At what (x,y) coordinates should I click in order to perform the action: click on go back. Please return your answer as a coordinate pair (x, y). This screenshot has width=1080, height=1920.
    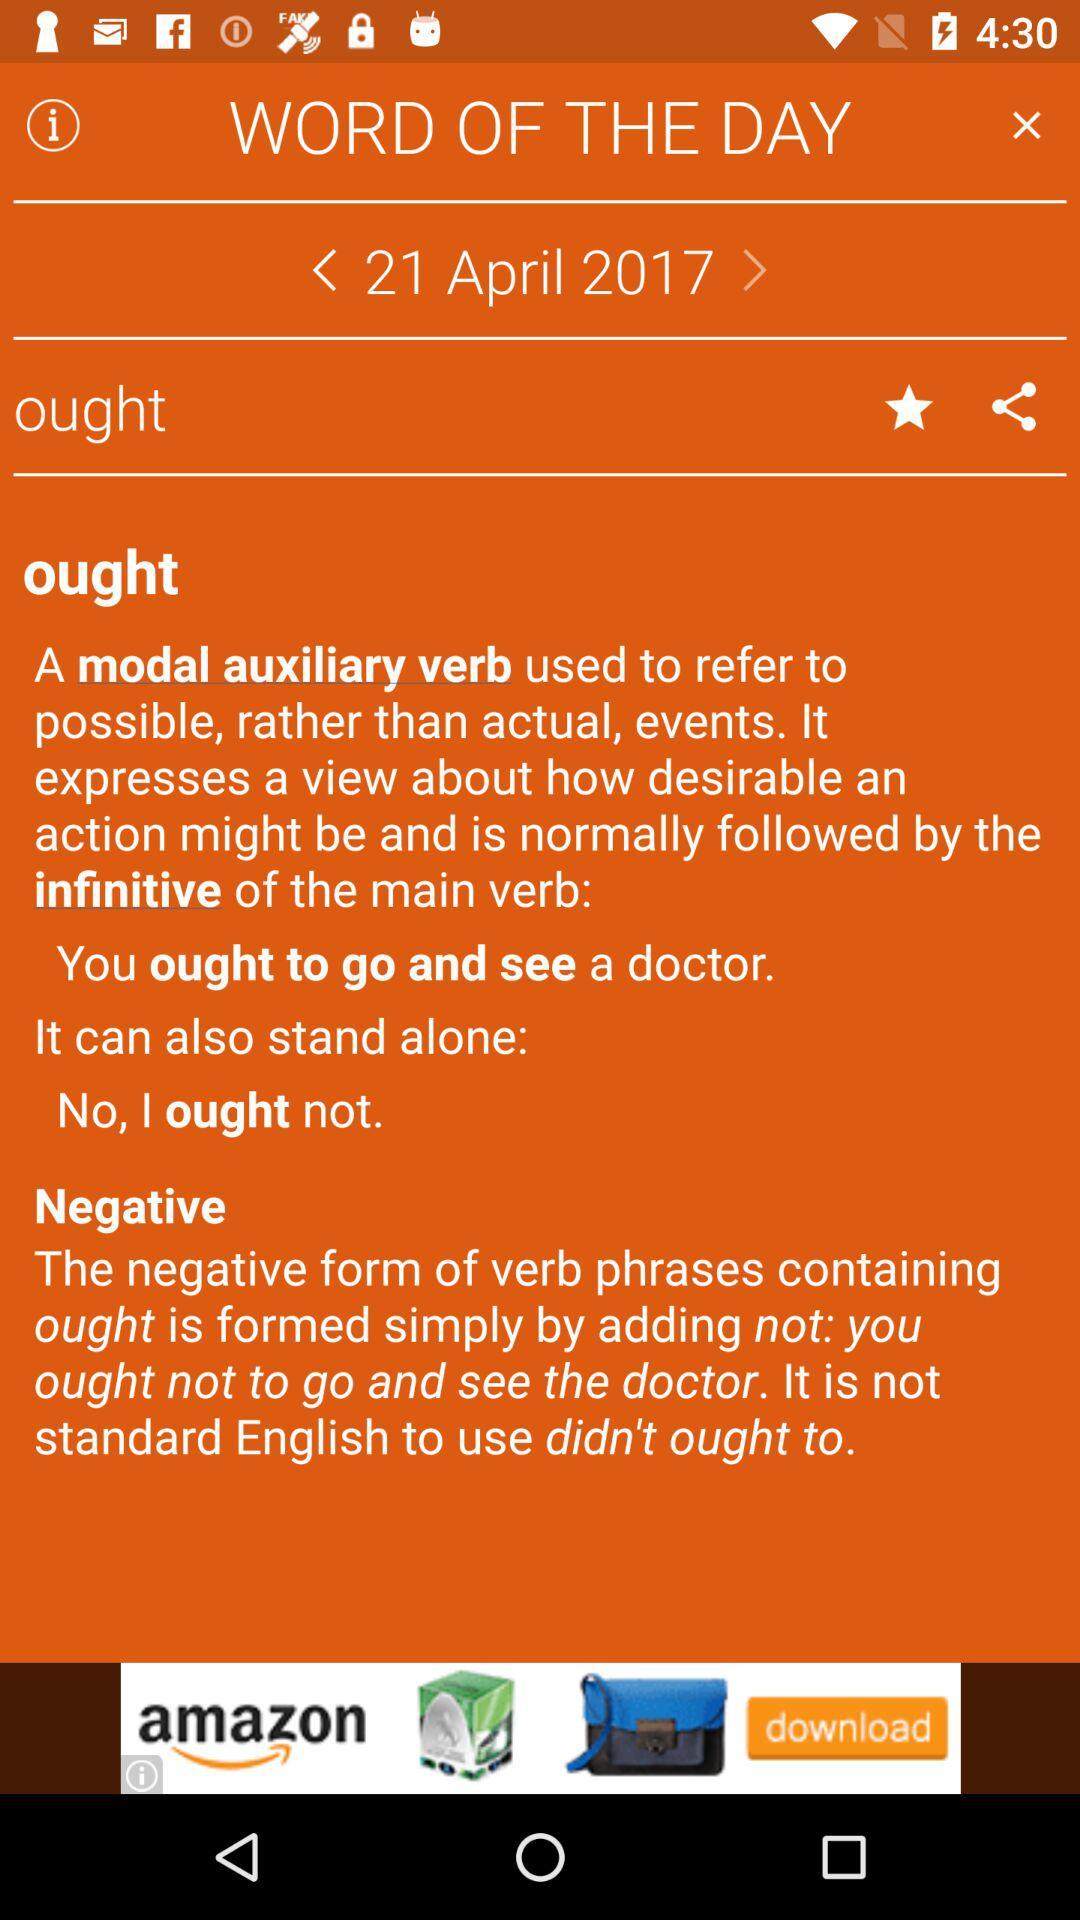
    Looking at the image, I should click on (323, 268).